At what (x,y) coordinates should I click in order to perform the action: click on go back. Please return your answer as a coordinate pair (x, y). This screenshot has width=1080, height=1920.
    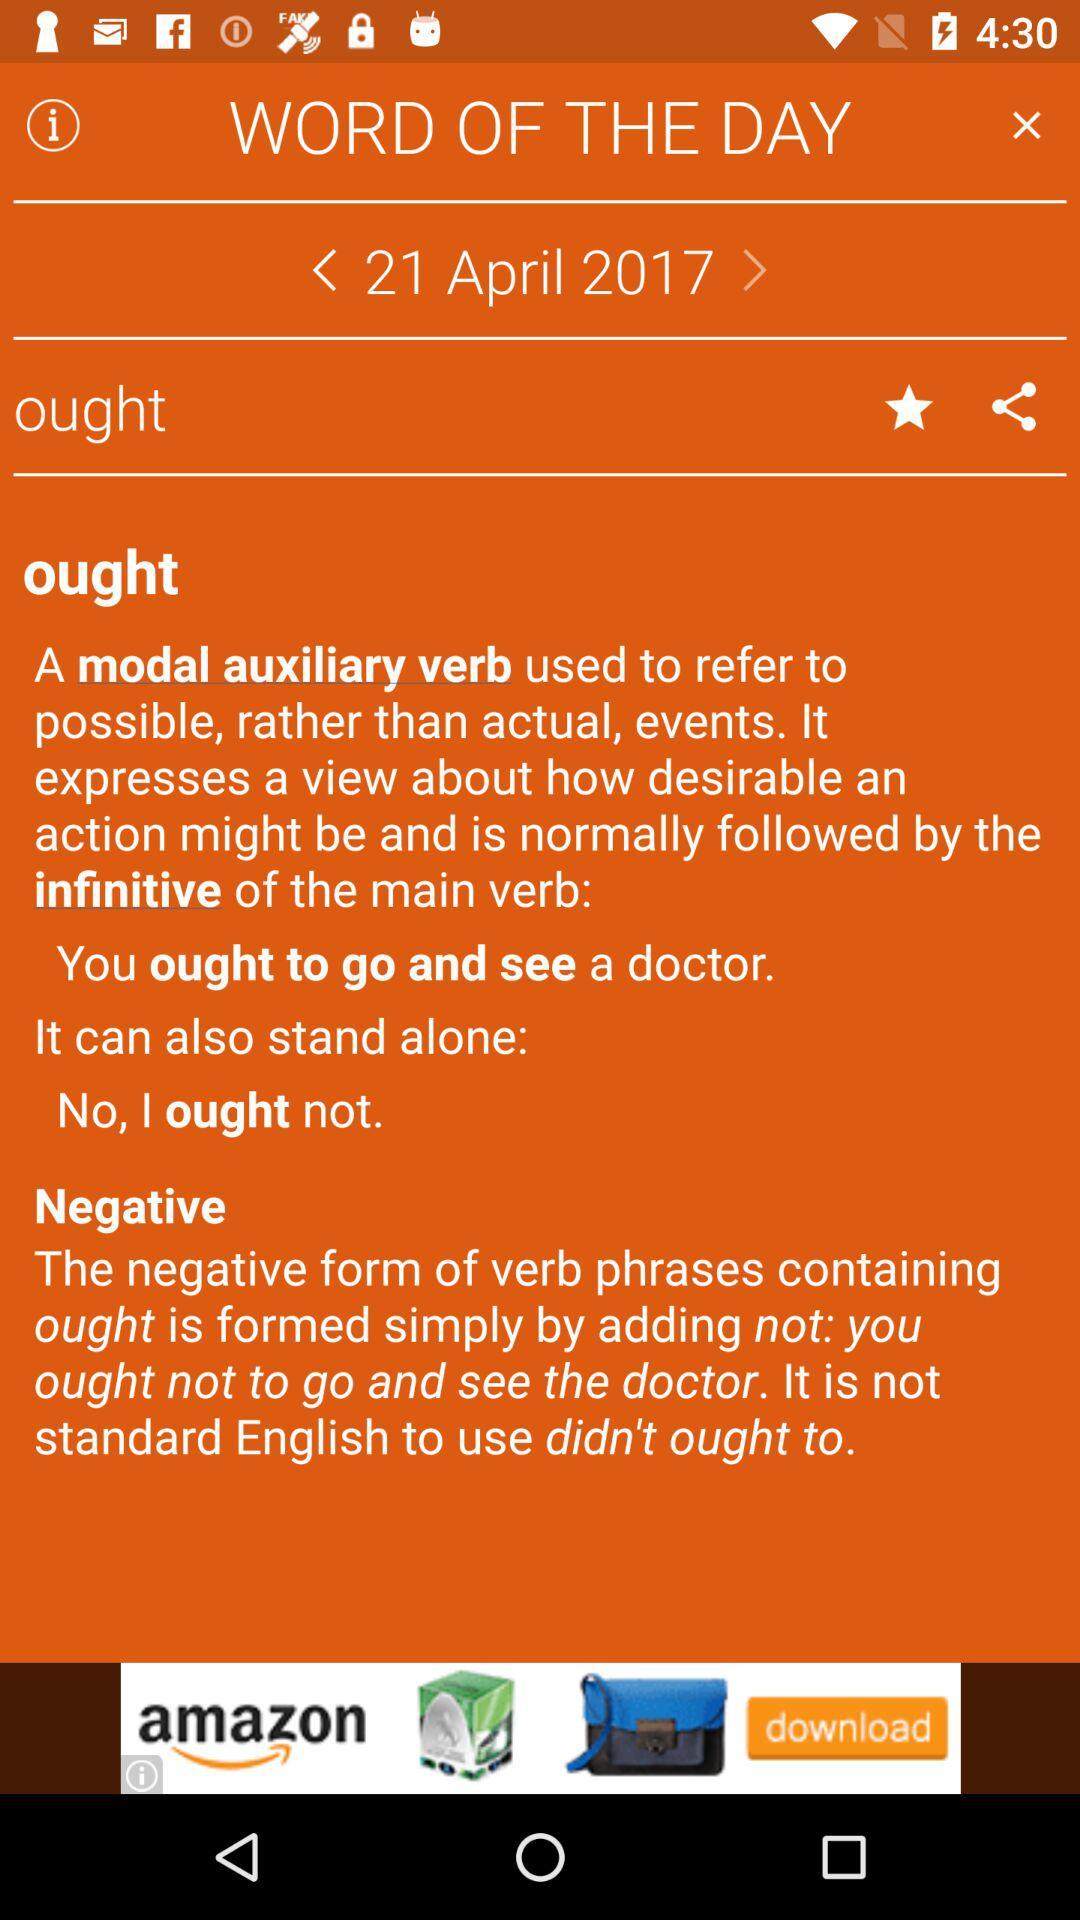
    Looking at the image, I should click on (323, 268).